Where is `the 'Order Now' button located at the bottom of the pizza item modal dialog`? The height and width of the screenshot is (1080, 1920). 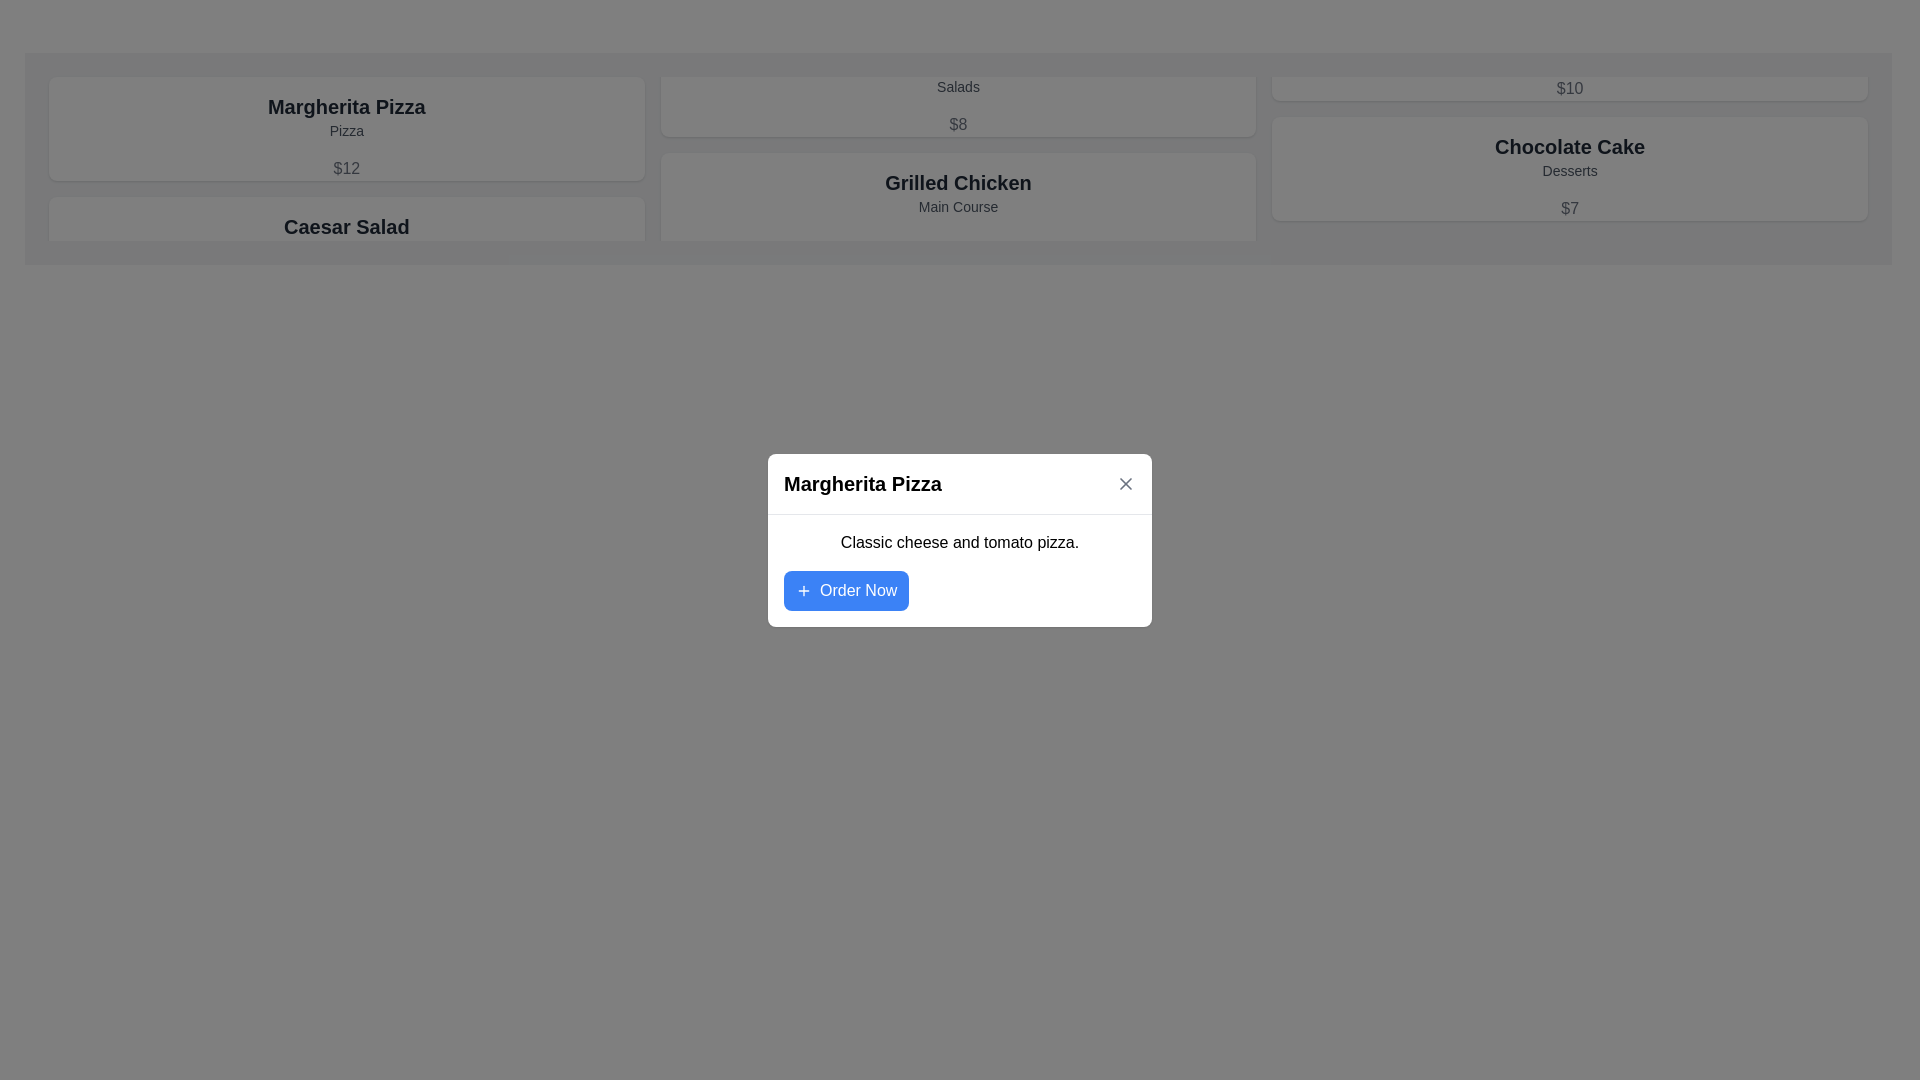
the 'Order Now' button located at the bottom of the pizza item modal dialog is located at coordinates (846, 589).